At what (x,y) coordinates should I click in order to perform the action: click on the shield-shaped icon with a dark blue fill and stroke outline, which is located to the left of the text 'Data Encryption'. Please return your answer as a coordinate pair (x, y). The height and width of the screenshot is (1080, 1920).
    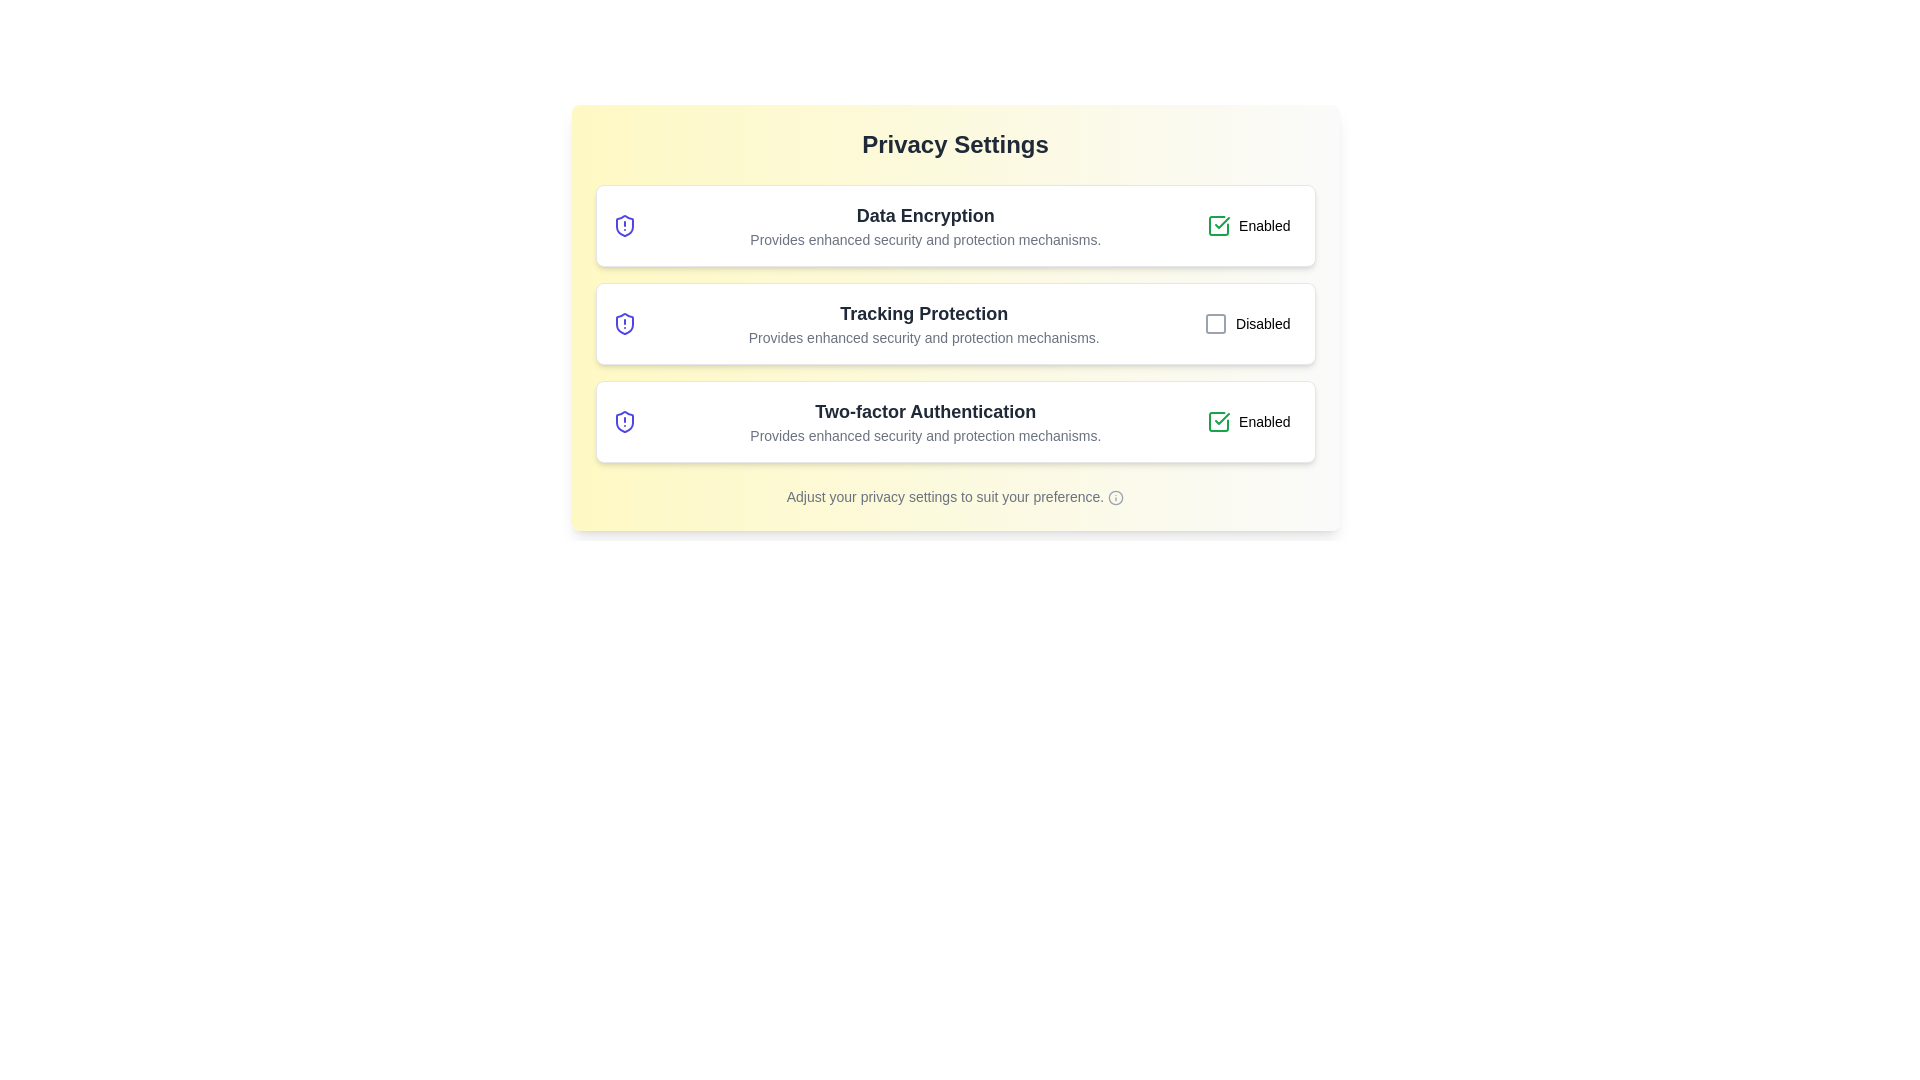
    Looking at the image, I should click on (623, 225).